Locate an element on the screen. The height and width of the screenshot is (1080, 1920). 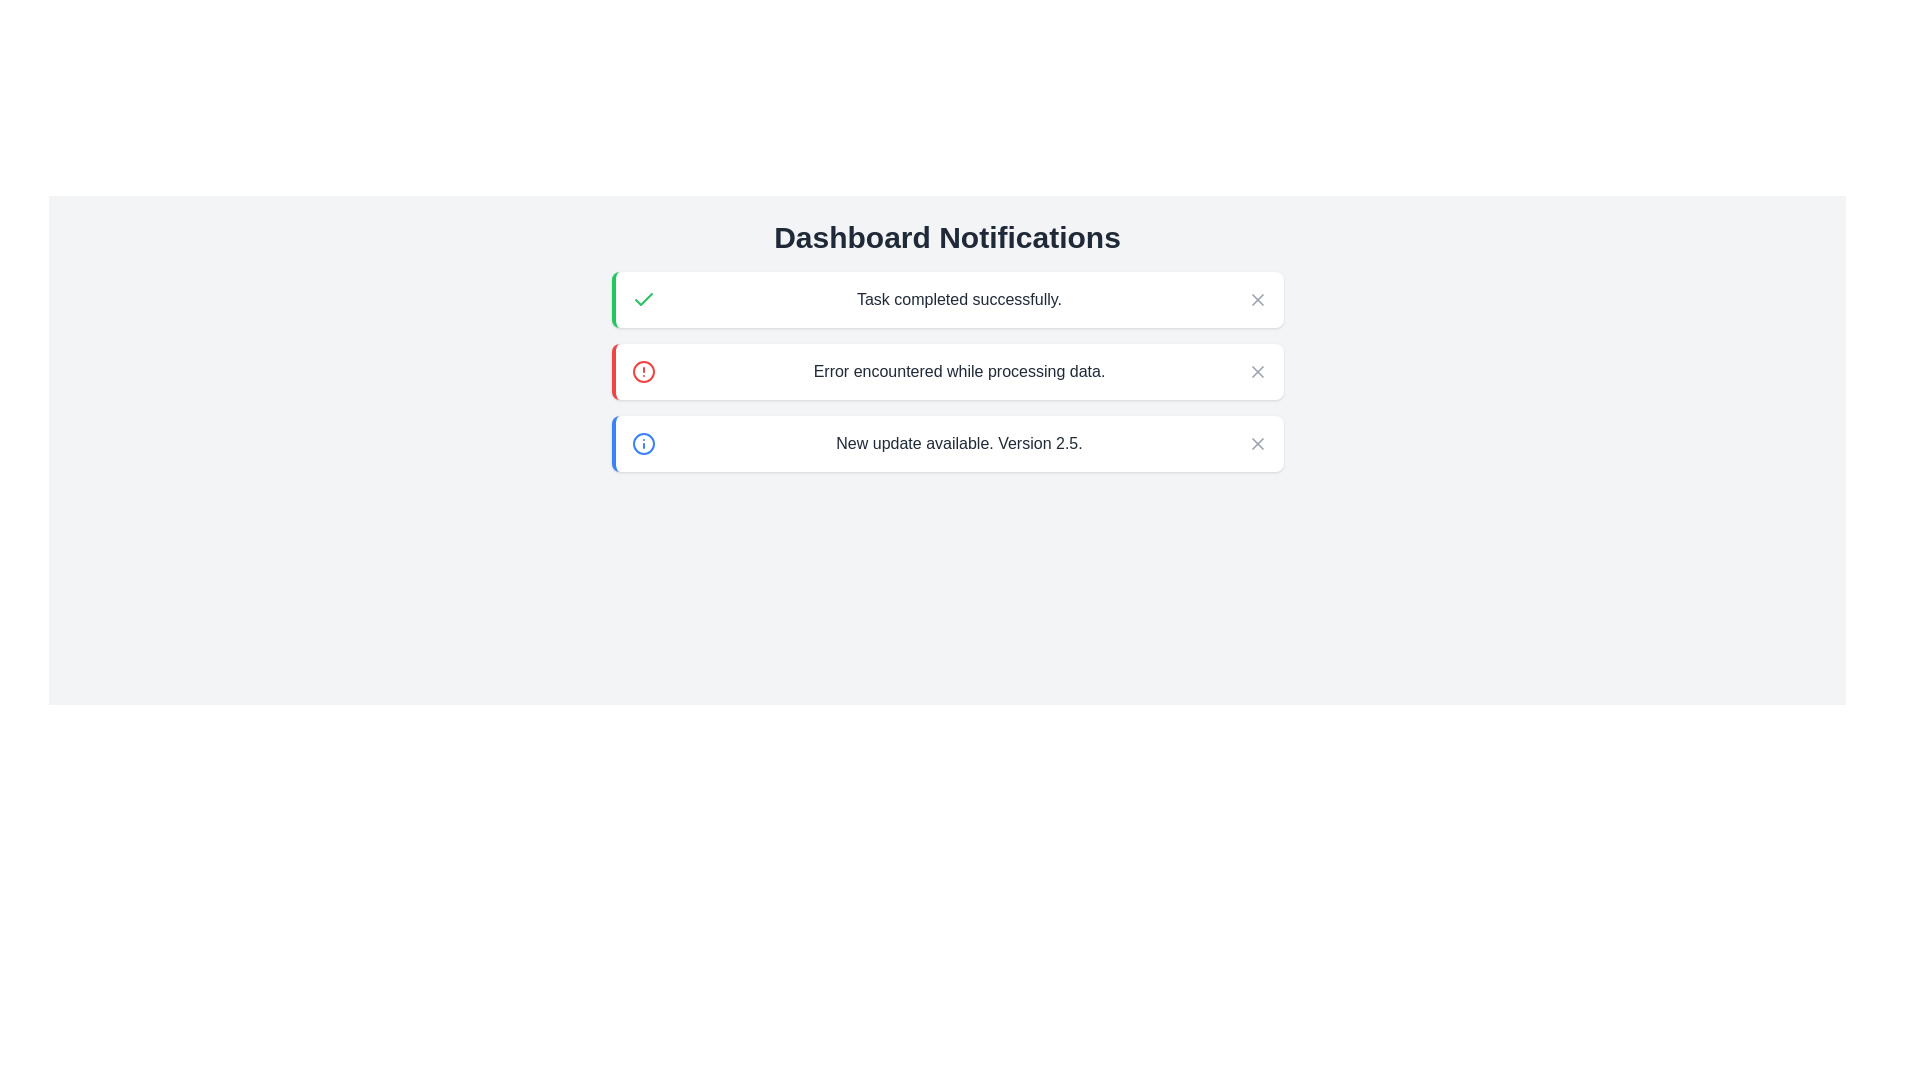
static text field displaying the error message regarding data processing, which is located in the vertically stacked notification area between two other messages is located at coordinates (958, 371).